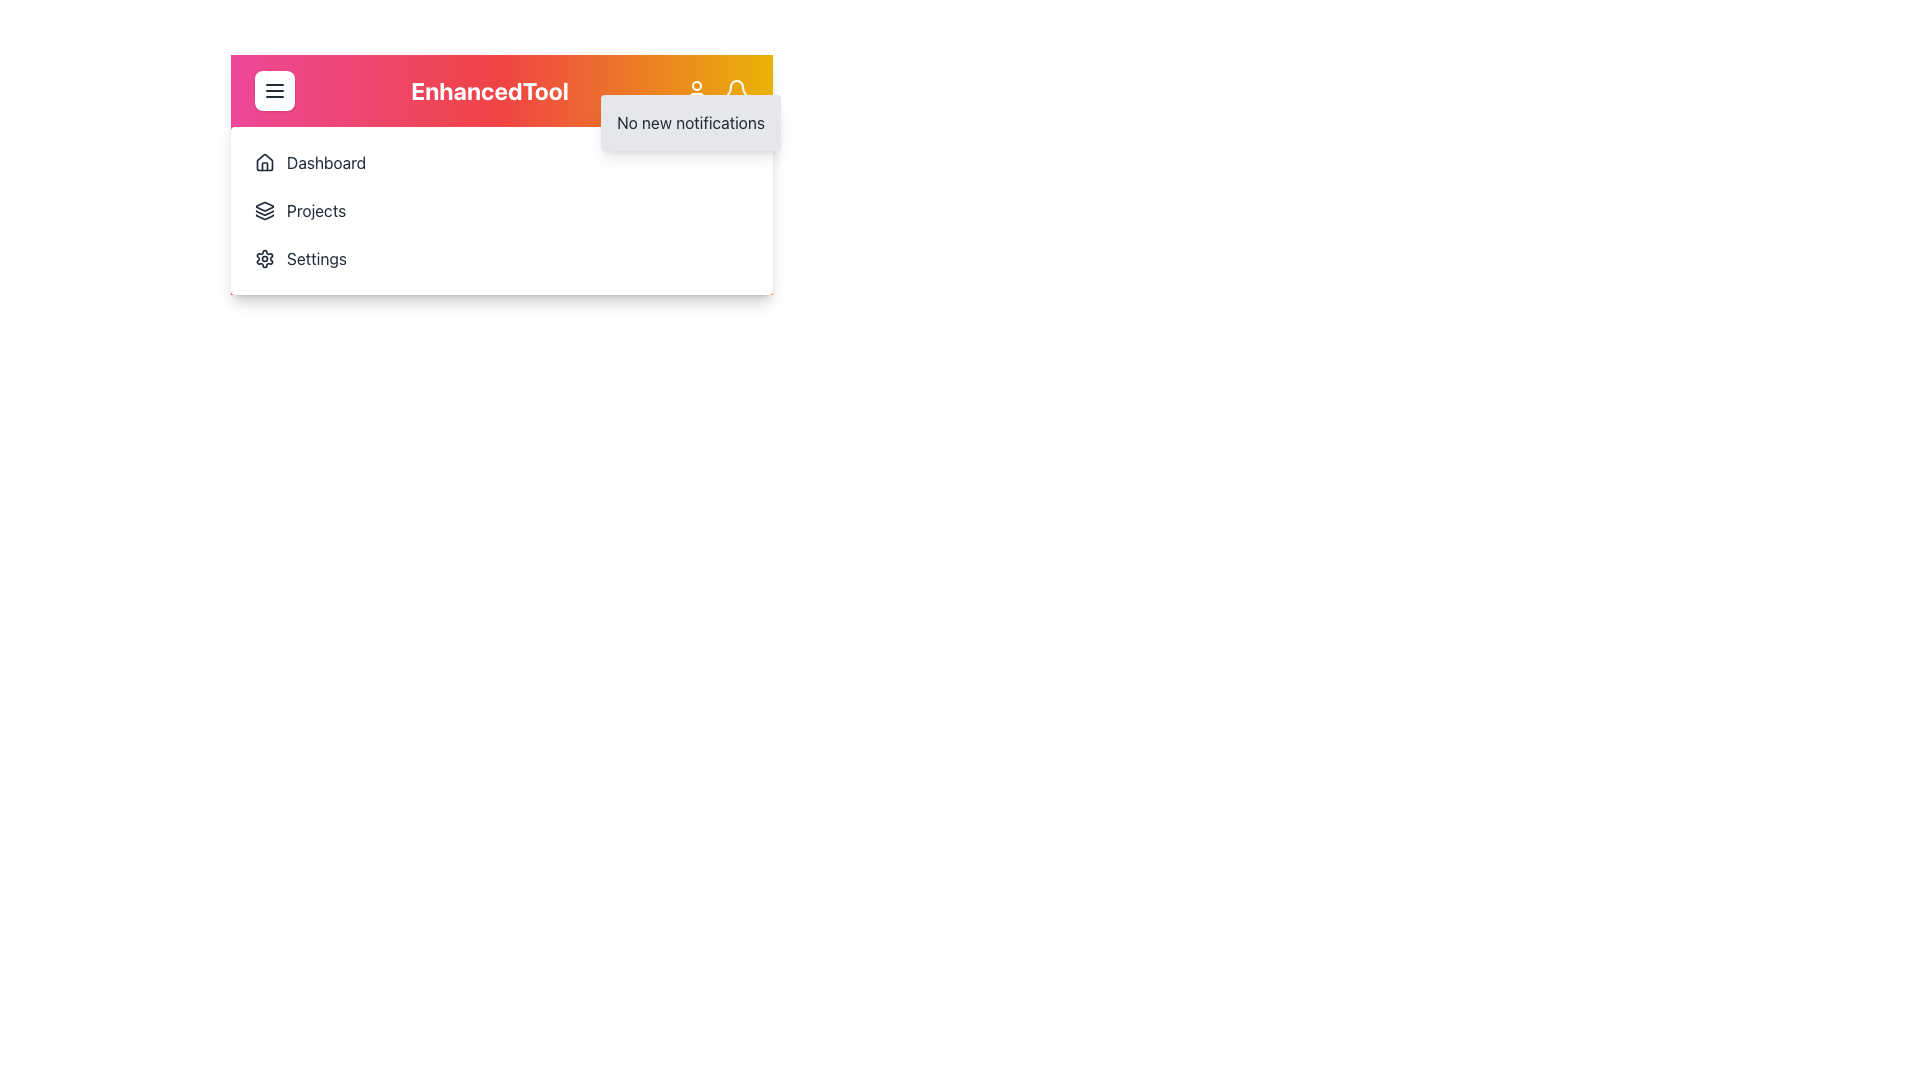 The width and height of the screenshot is (1920, 1080). Describe the element at coordinates (263, 257) in the screenshot. I see `the small gear icon representing settings, located to the left of the 'Settings' label in the third list item of the vertical options menu` at that location.